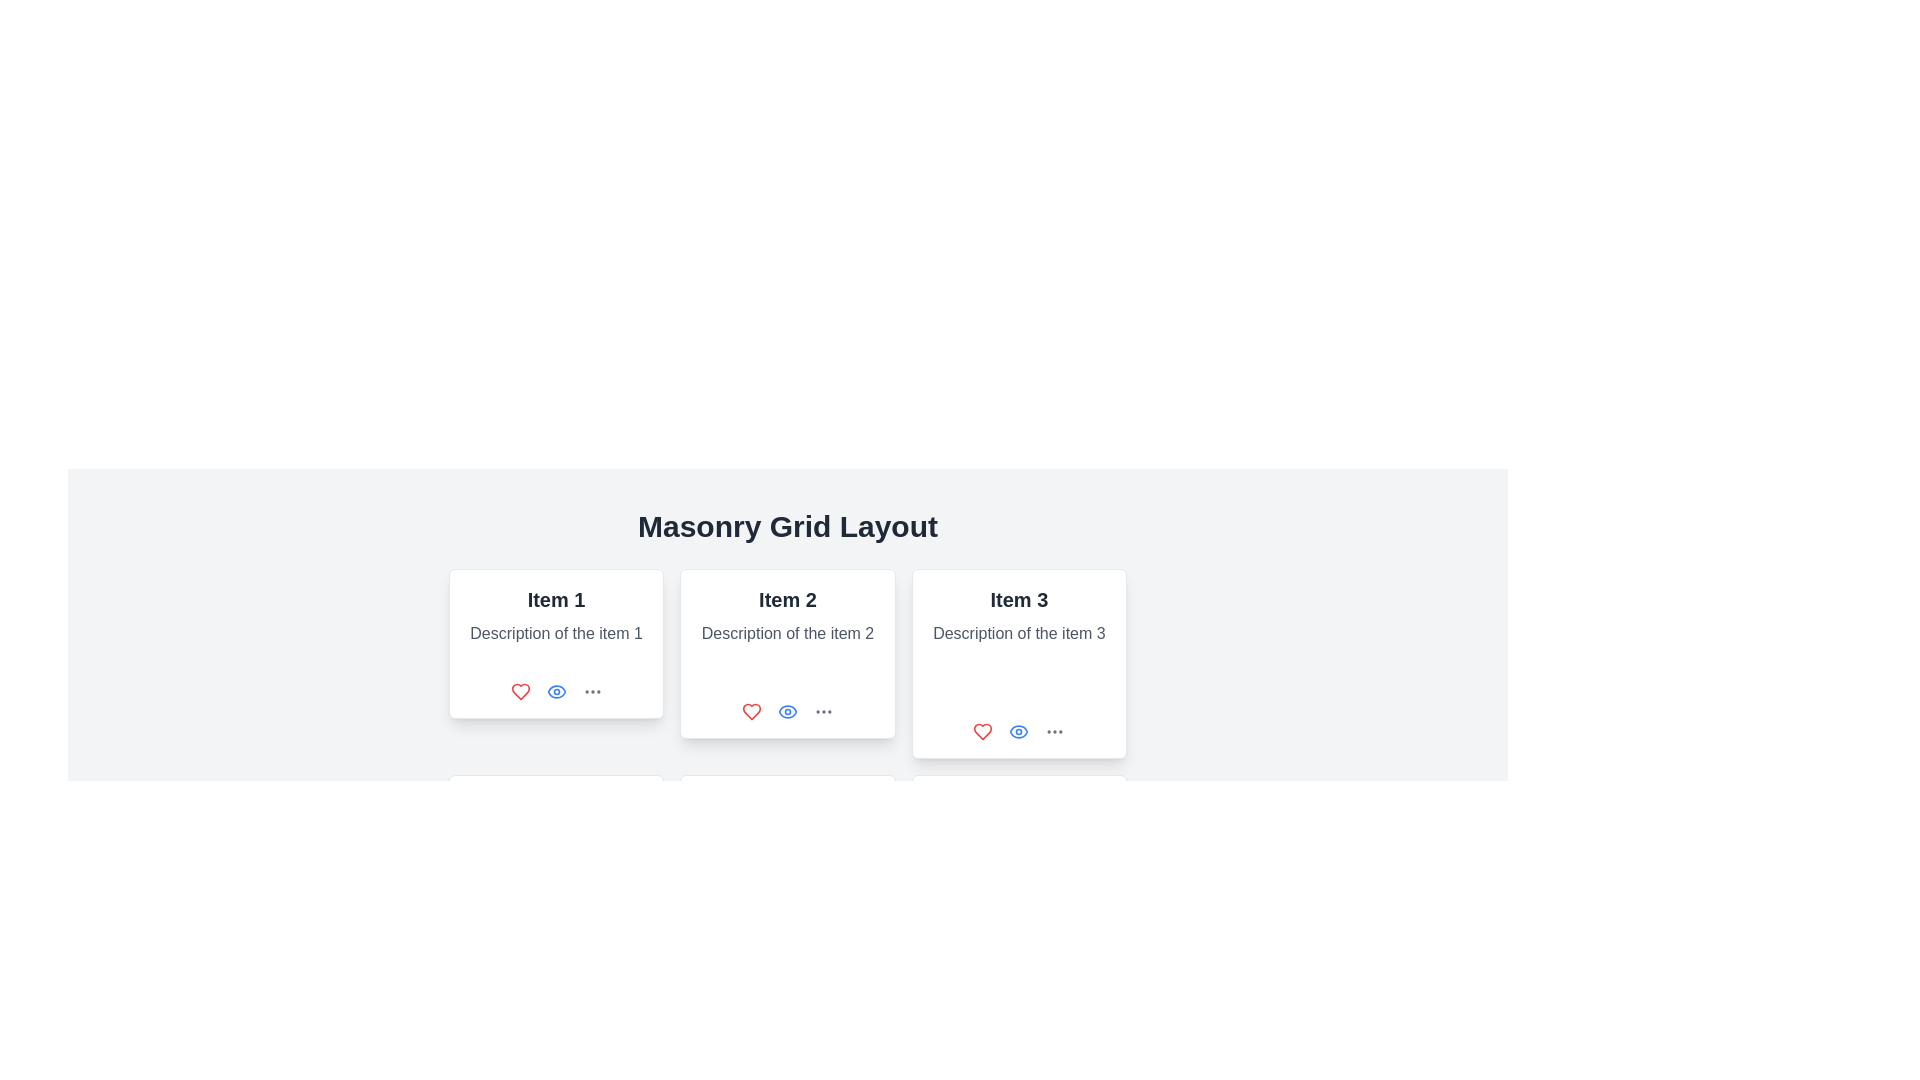 Image resolution: width=1920 pixels, height=1080 pixels. What do you see at coordinates (1019, 633) in the screenshot?
I see `the text block displaying 'Description of the item 3' located in the third card from the left, directly below the title 'Item 3'` at bounding box center [1019, 633].